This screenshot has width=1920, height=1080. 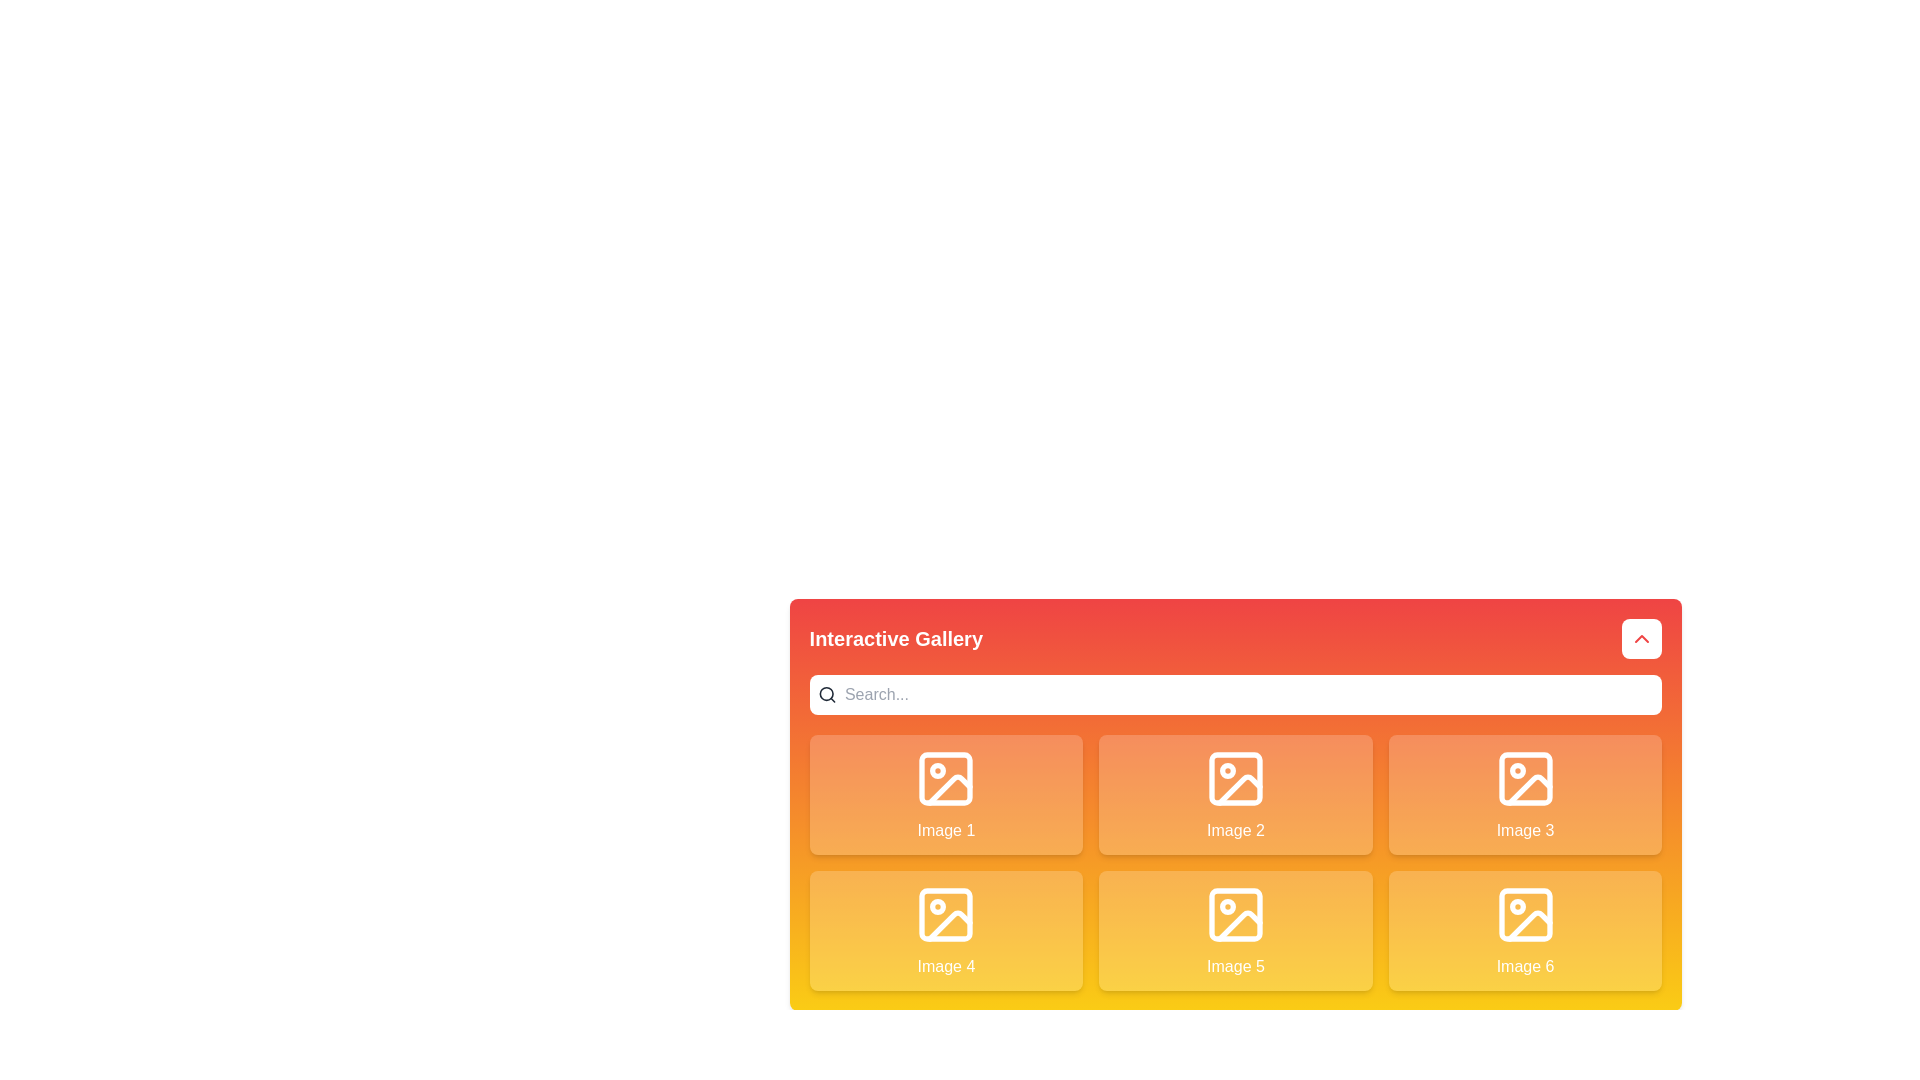 I want to click on the image thumbnail icon located at the center-bottom of the gallery layout under the label 'Image 5', so click(x=1234, y=914).